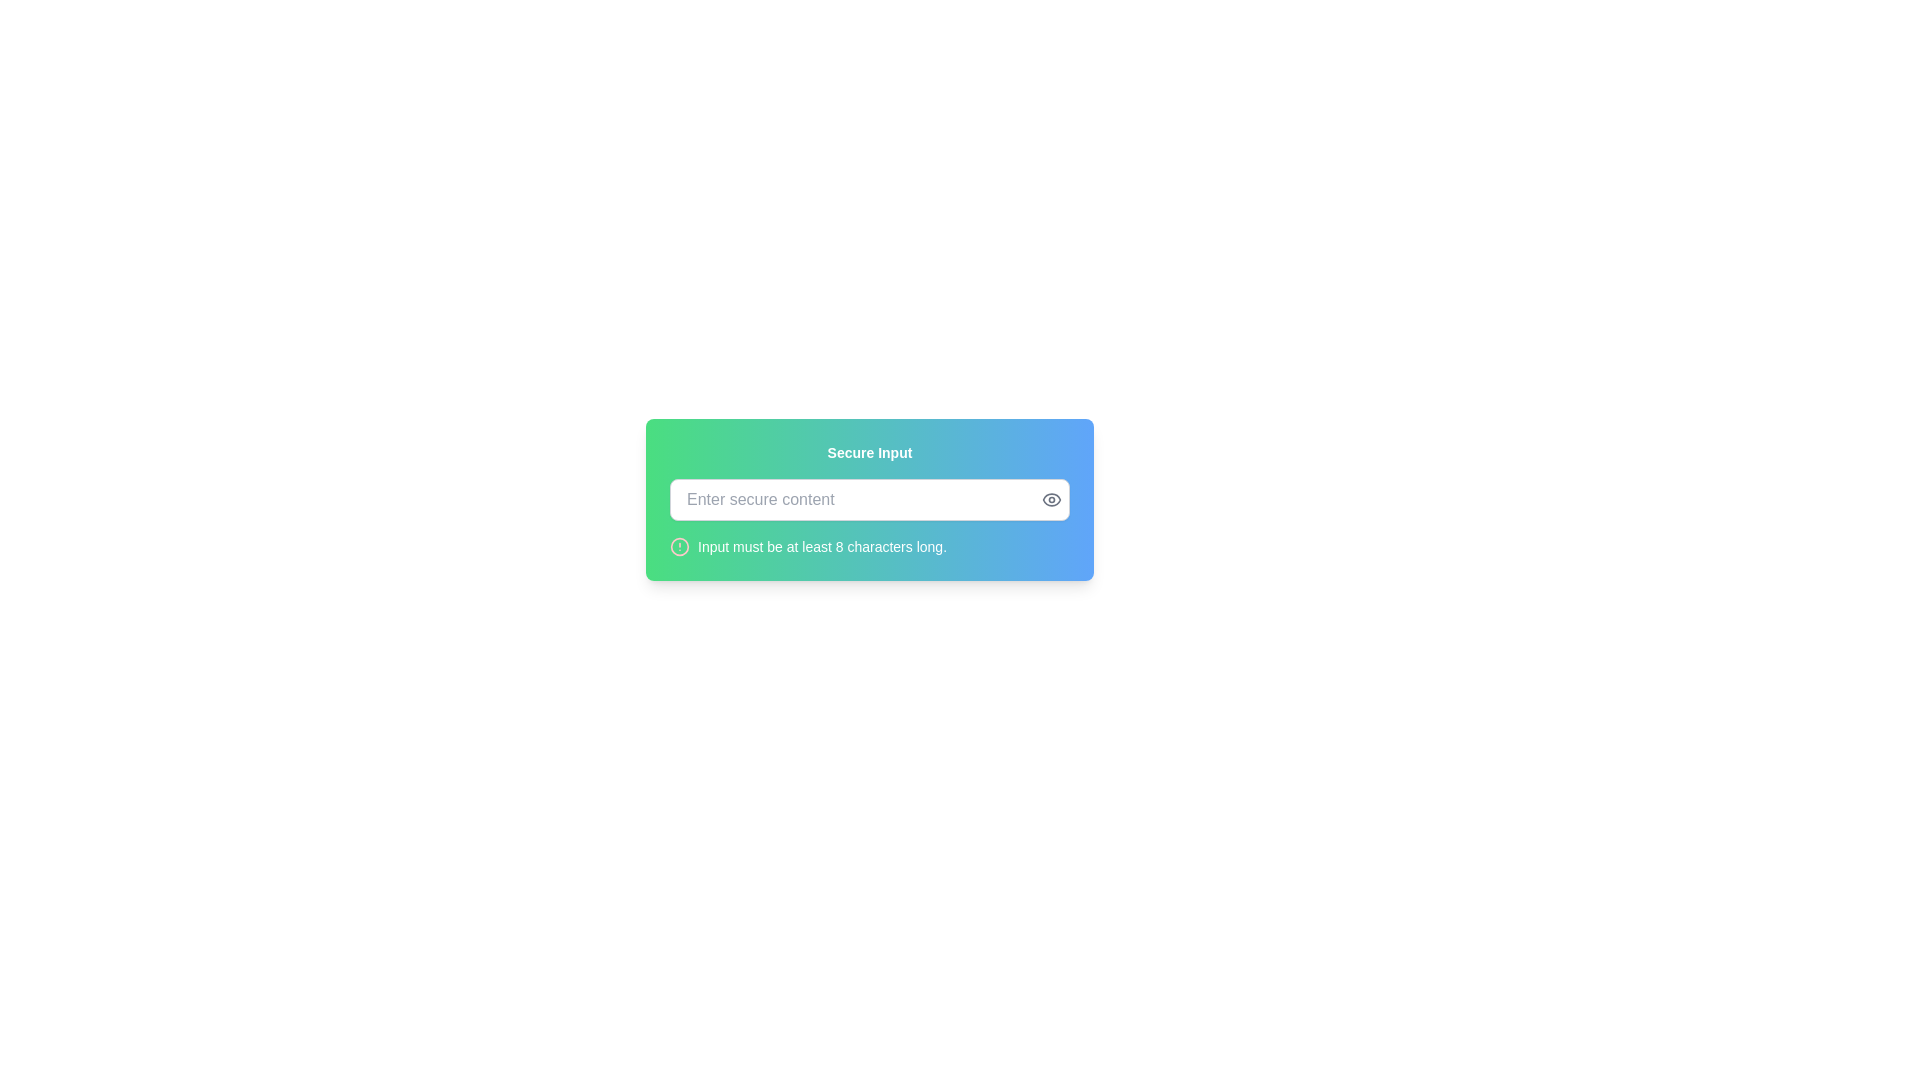 This screenshot has width=1920, height=1080. I want to click on the visibility toggle button located at the far right of the password input field, so click(1050, 499).